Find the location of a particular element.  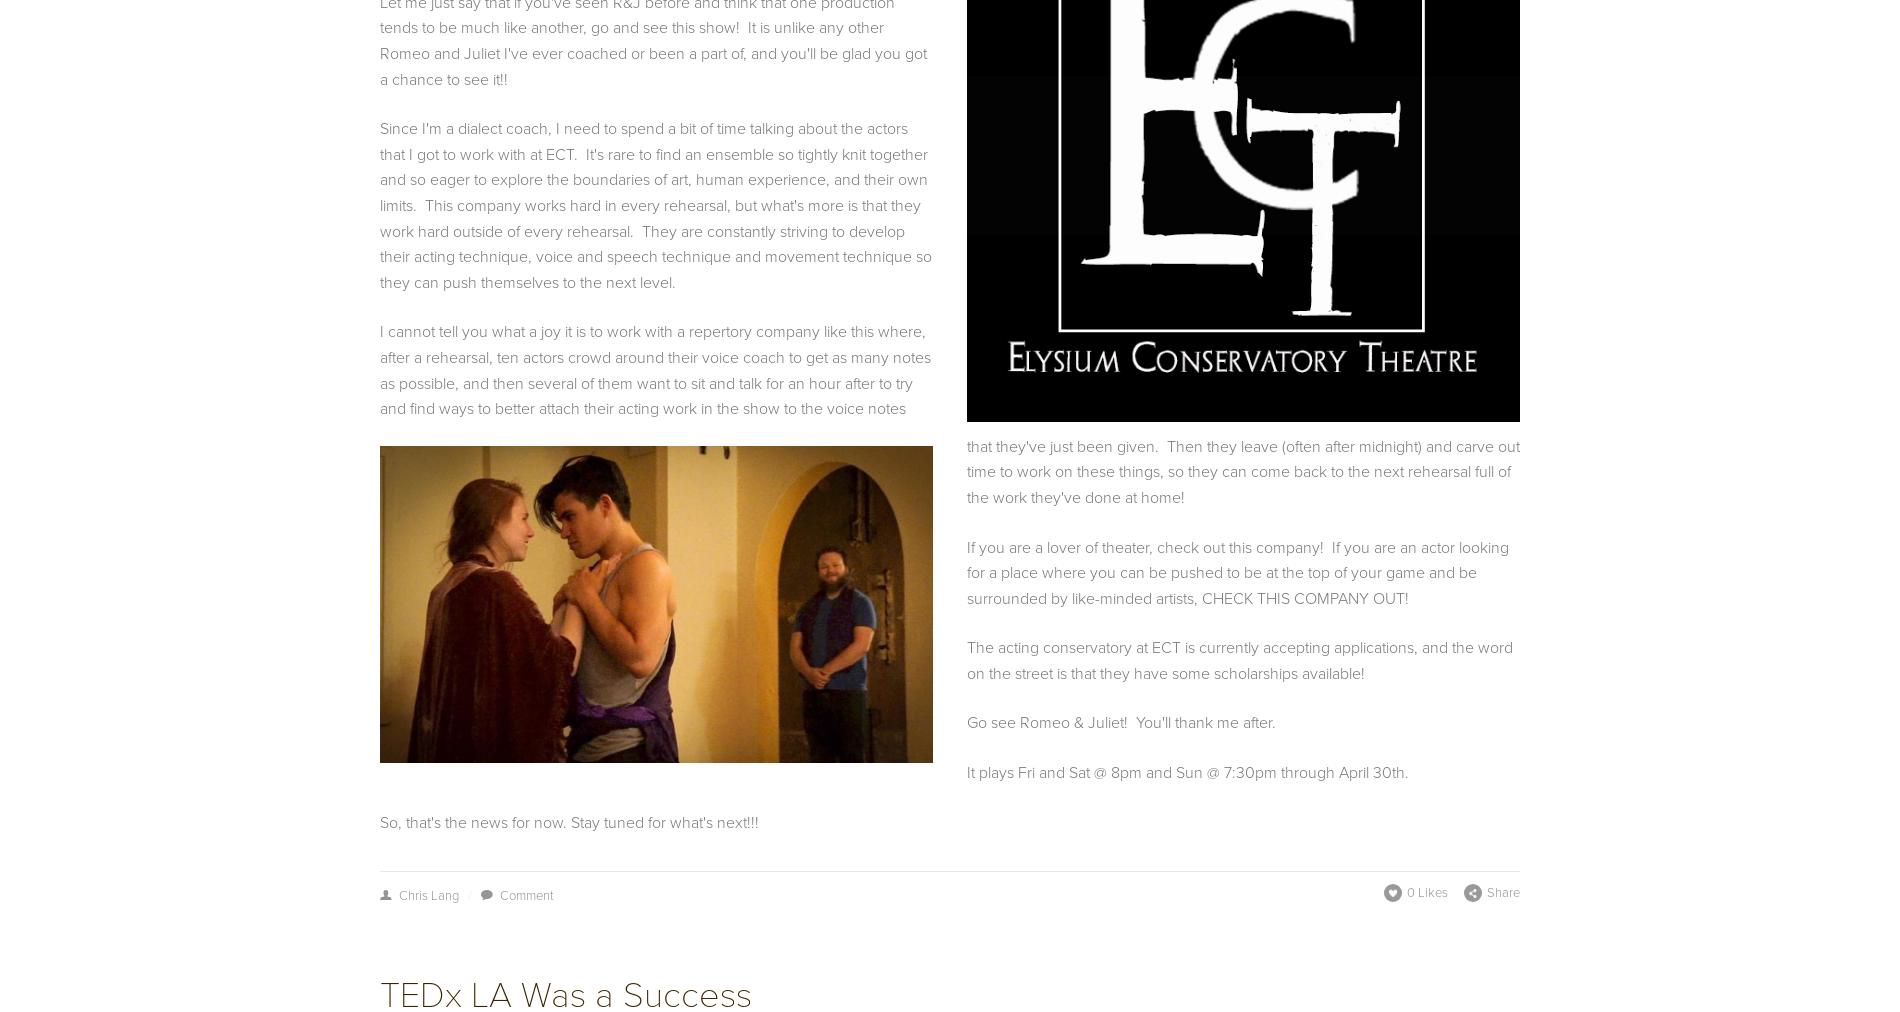

'Go see Romeo & Juliet!  You'll thank me after.' is located at coordinates (1123, 722).